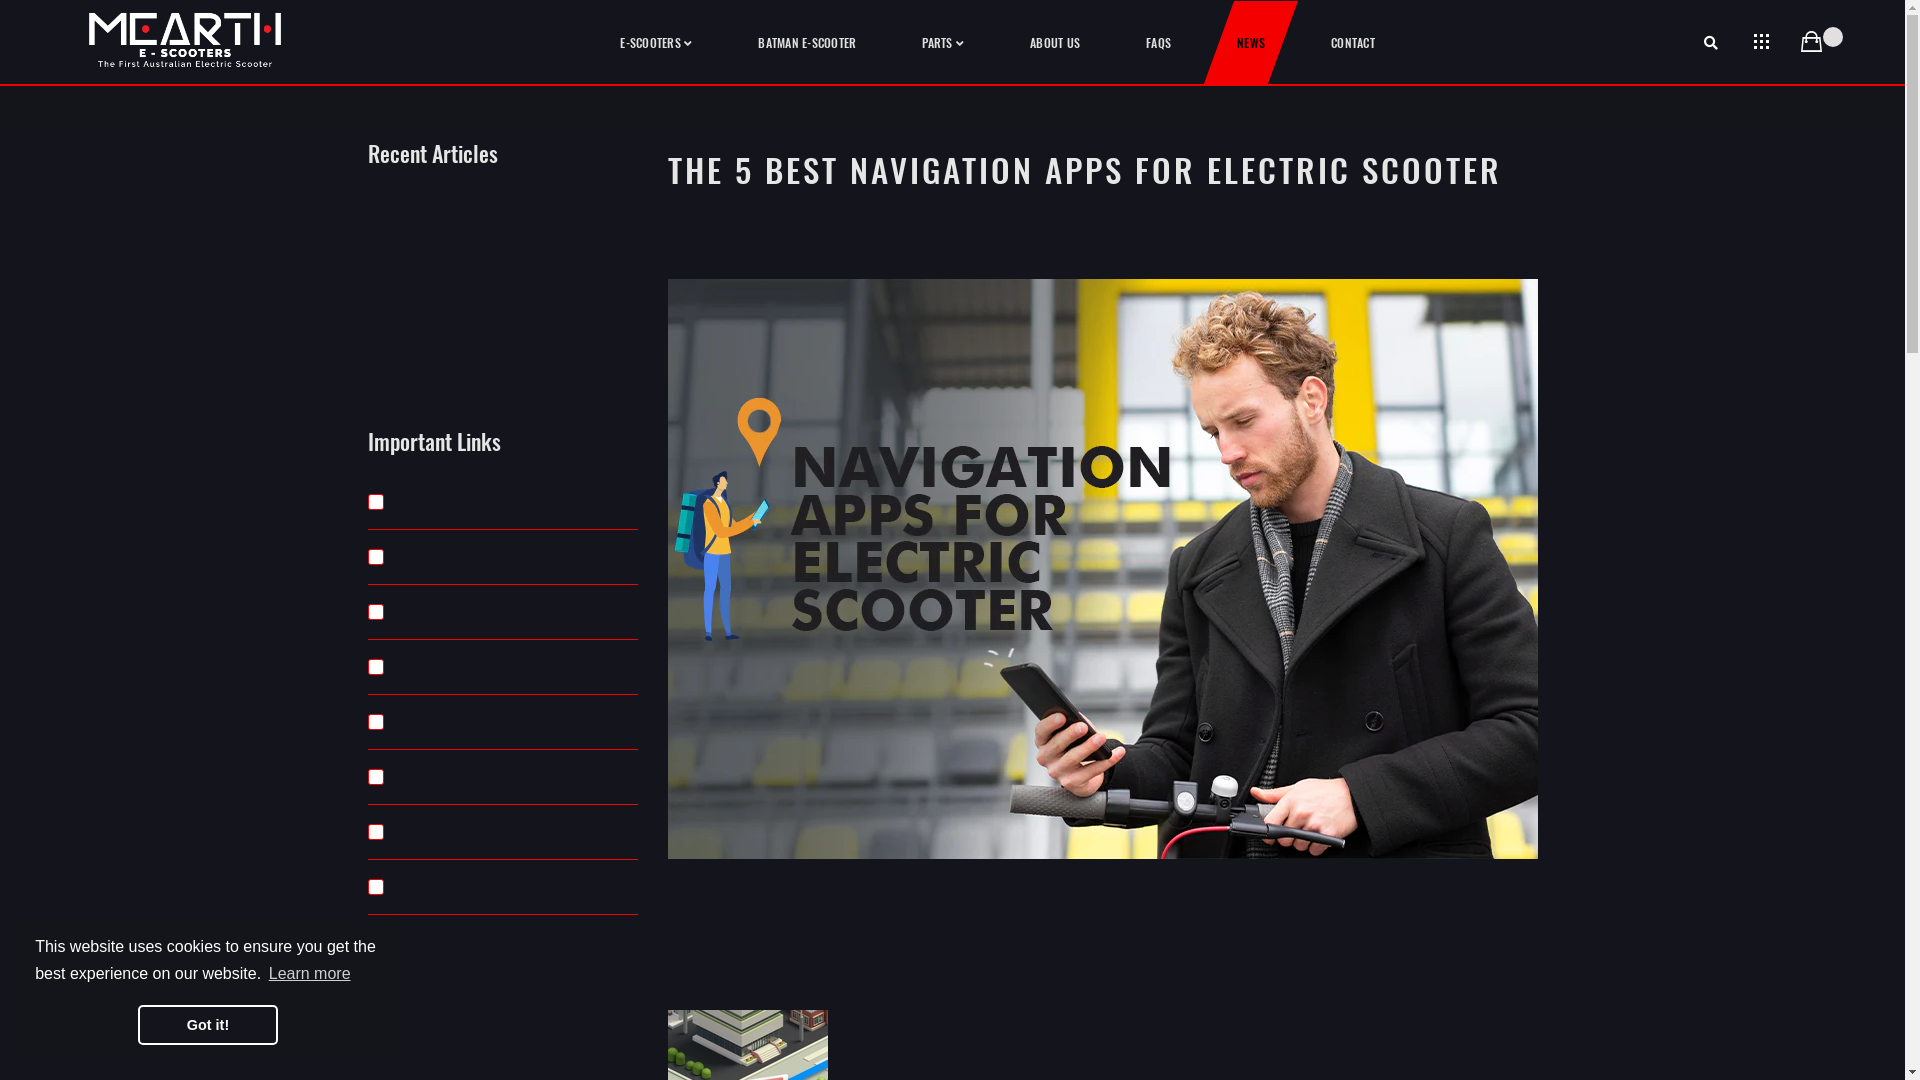 Image resolution: width=1920 pixels, height=1080 pixels. Describe the element at coordinates (137, 1025) in the screenshot. I see `'Got it!'` at that location.